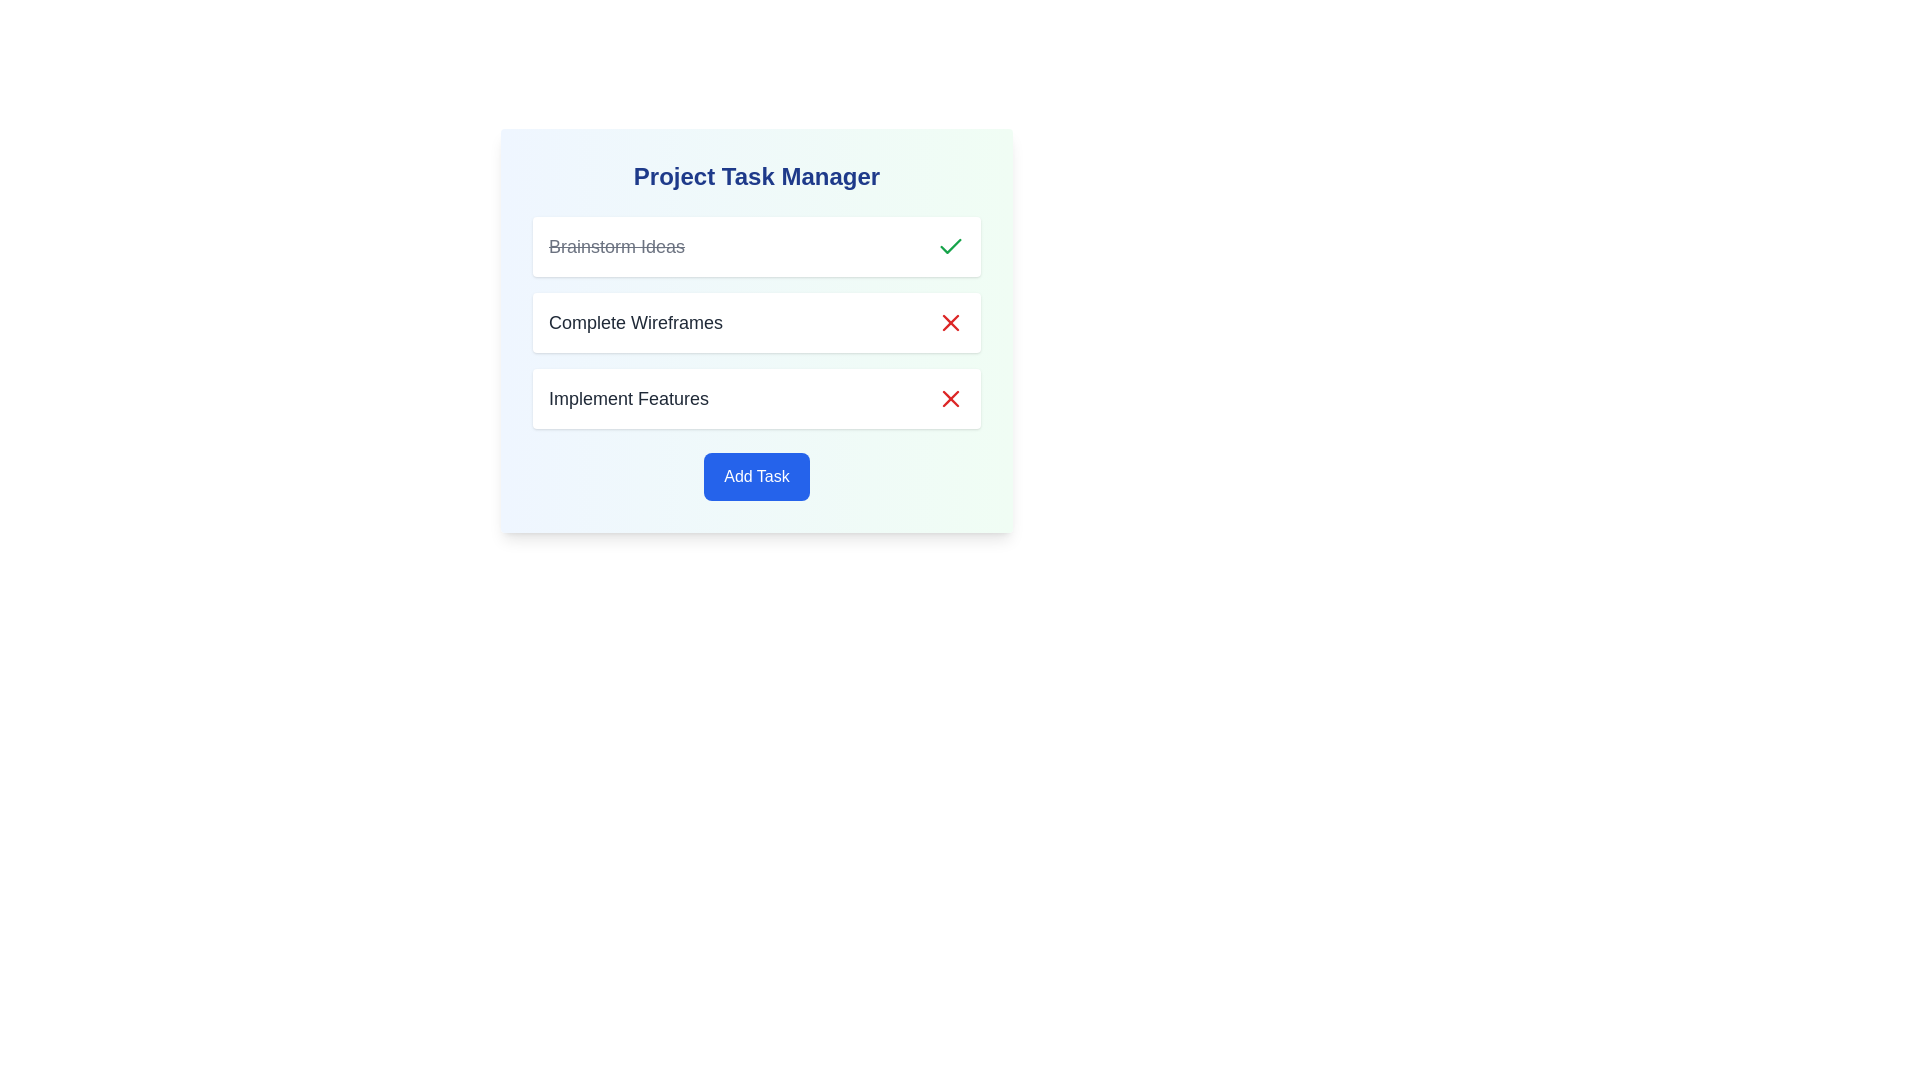  I want to click on the second cross icon in the task list, which is positioned to the right of the 'Complete Wireframes' label, to indicate the option for removing or marking the associated task as incomplete, so click(949, 322).